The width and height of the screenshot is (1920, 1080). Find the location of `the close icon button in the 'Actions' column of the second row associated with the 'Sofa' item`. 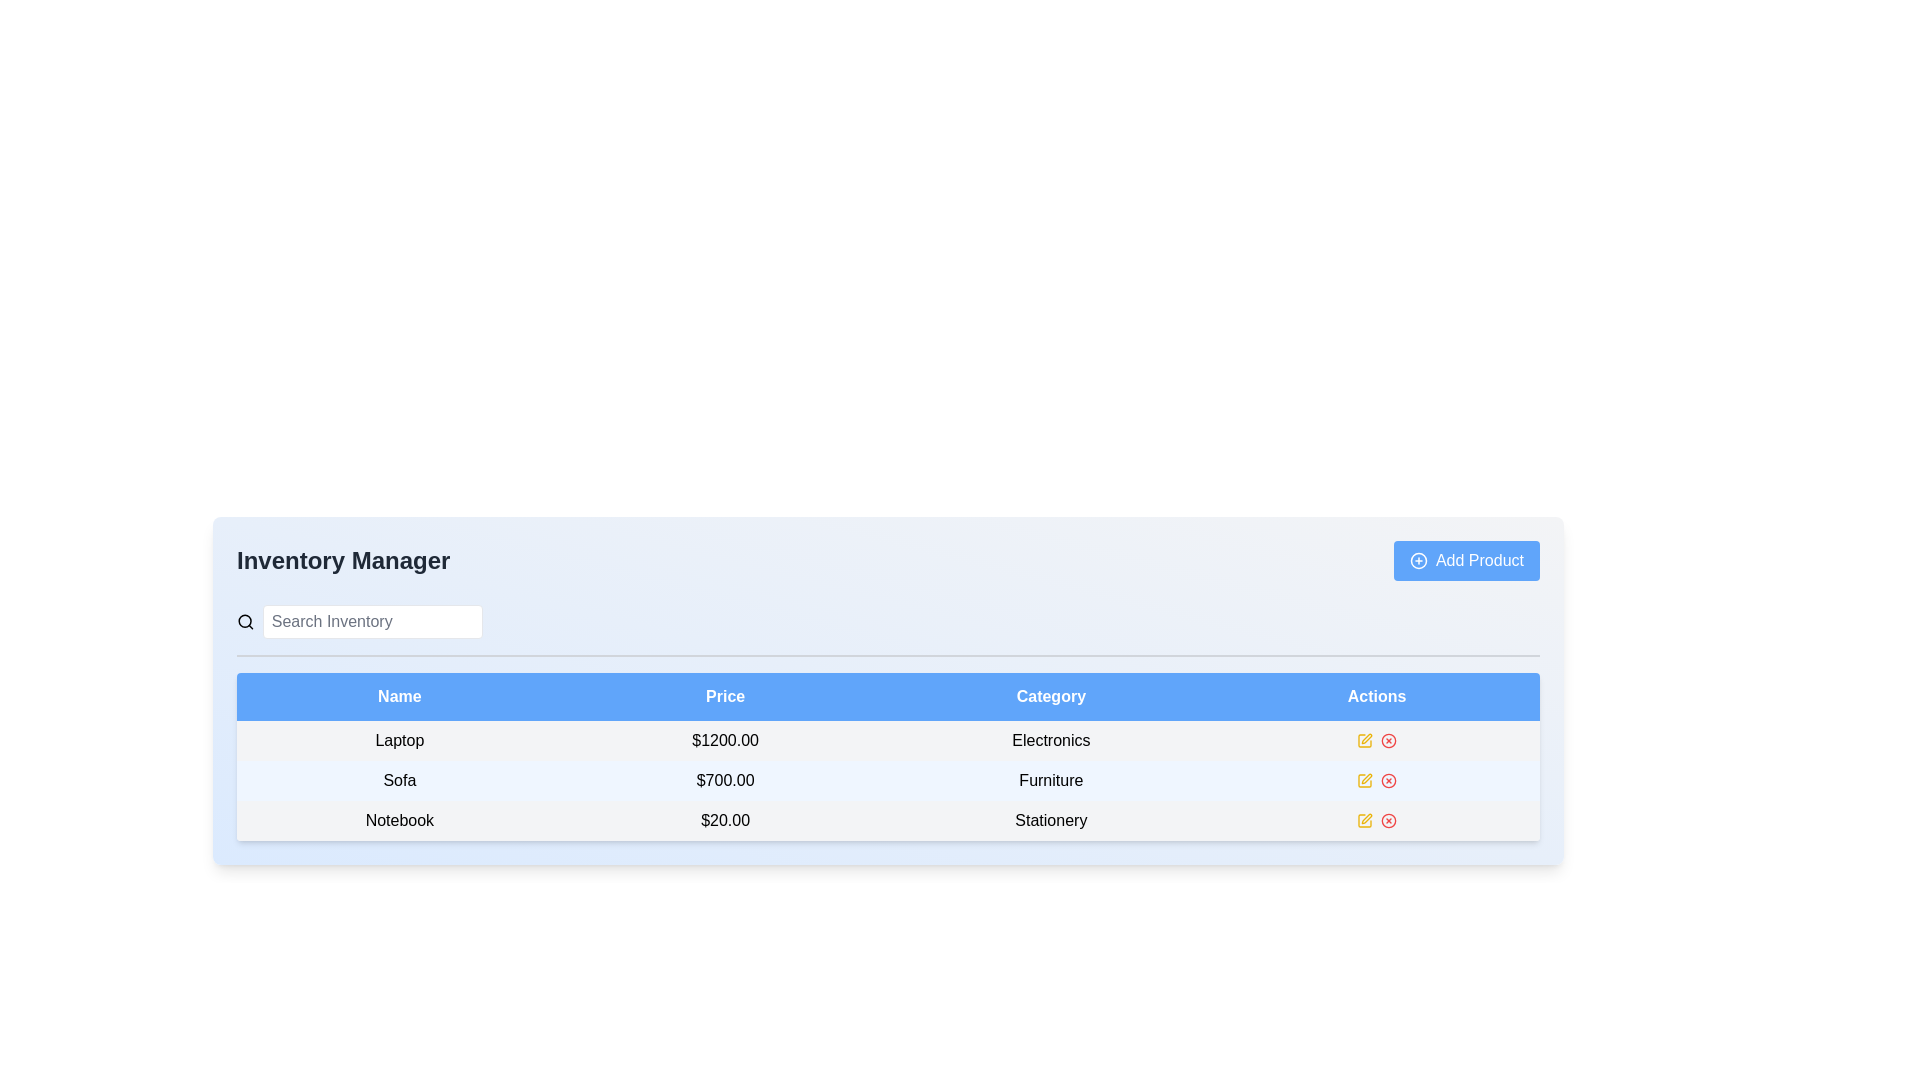

the close icon button in the 'Actions' column of the second row associated with the 'Sofa' item is located at coordinates (1388, 779).